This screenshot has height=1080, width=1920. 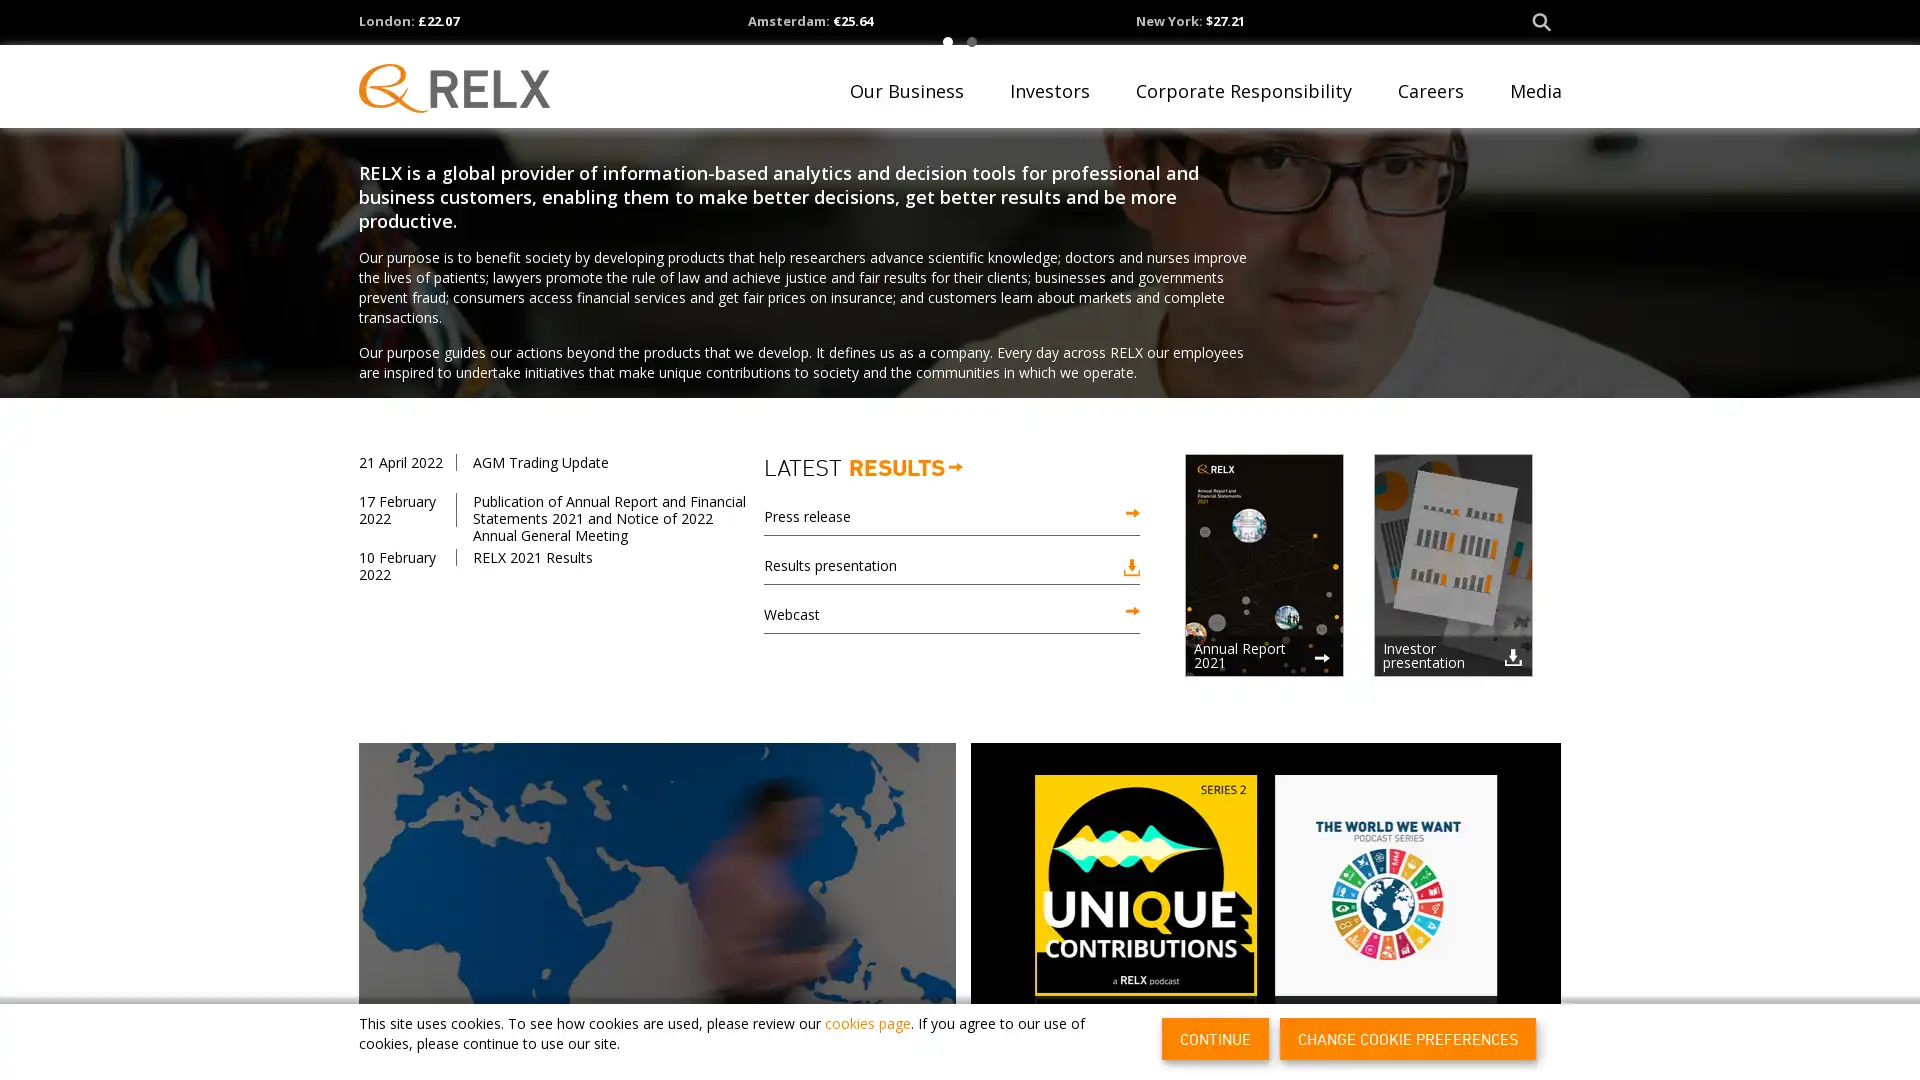 What do you see at coordinates (1221, 1037) in the screenshot?
I see `CONTINUE` at bounding box center [1221, 1037].